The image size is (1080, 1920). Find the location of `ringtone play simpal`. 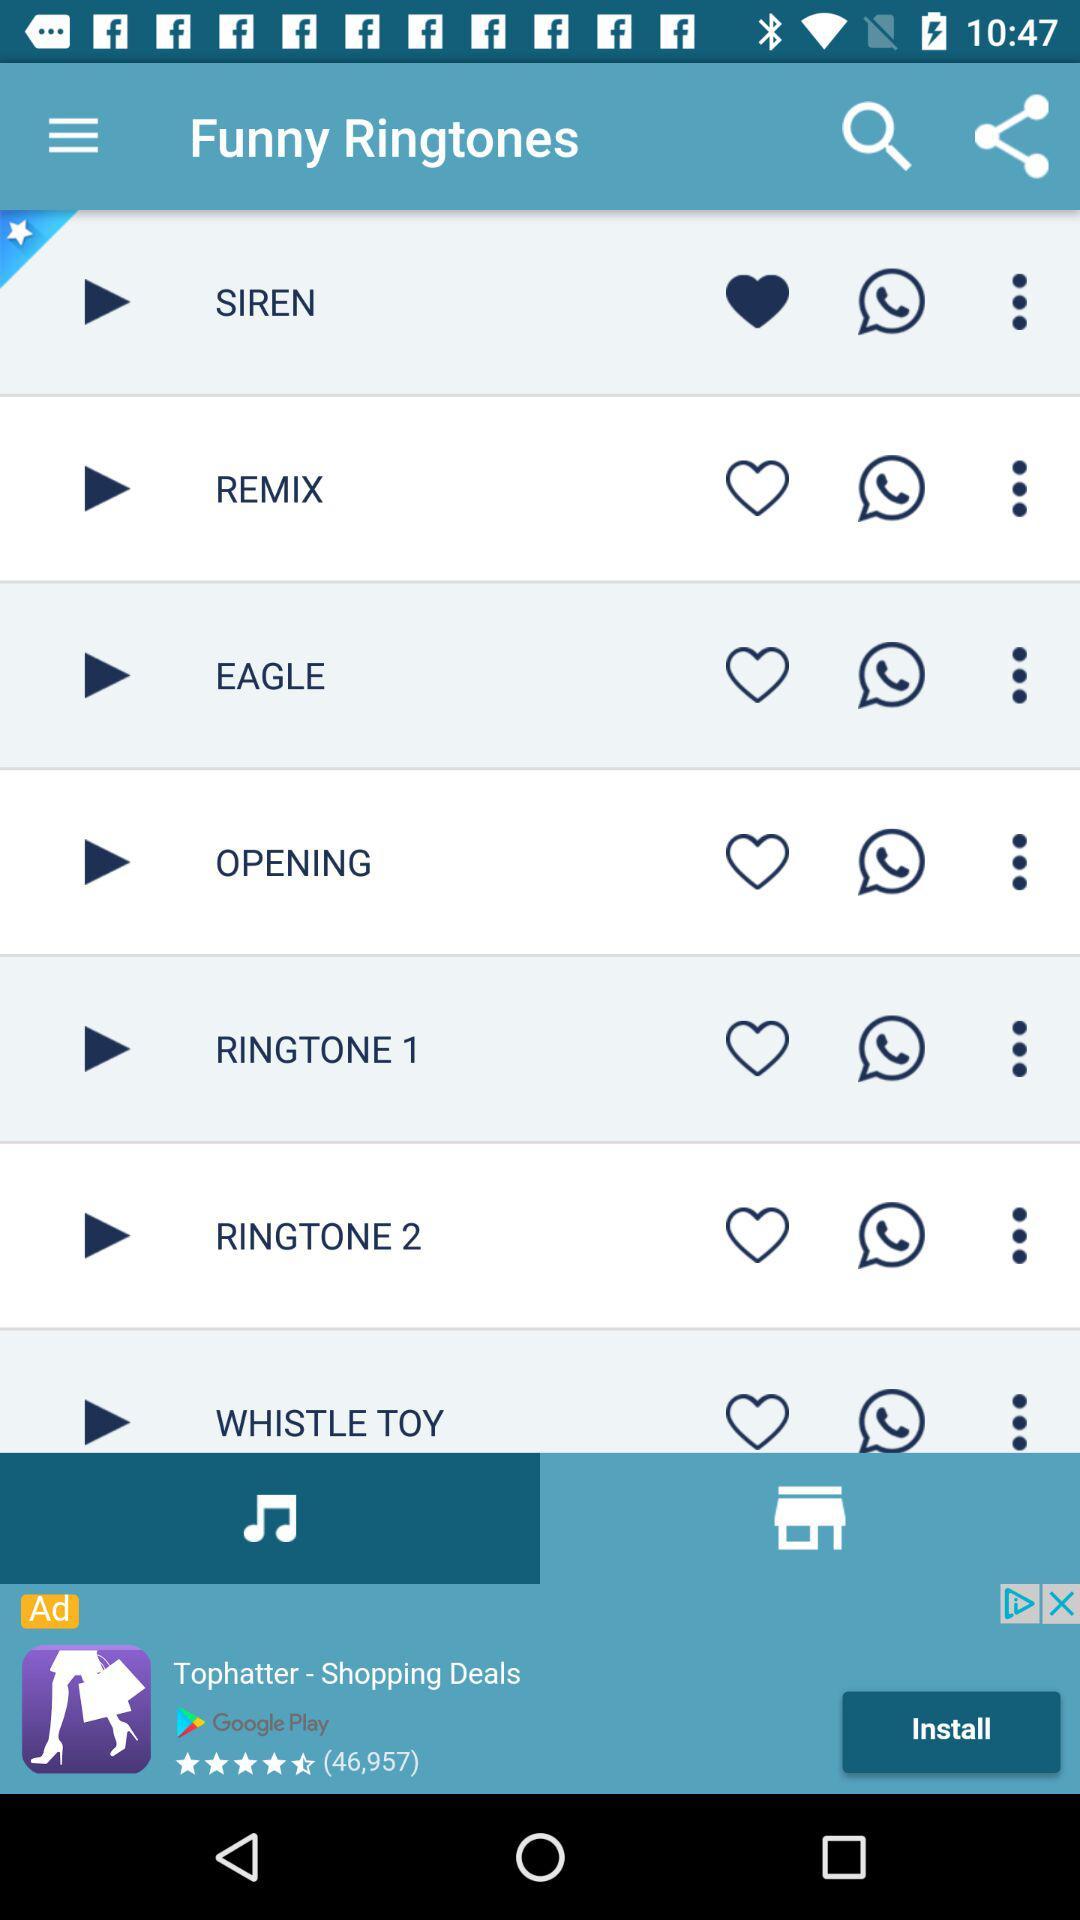

ringtone play simpal is located at coordinates (107, 1234).